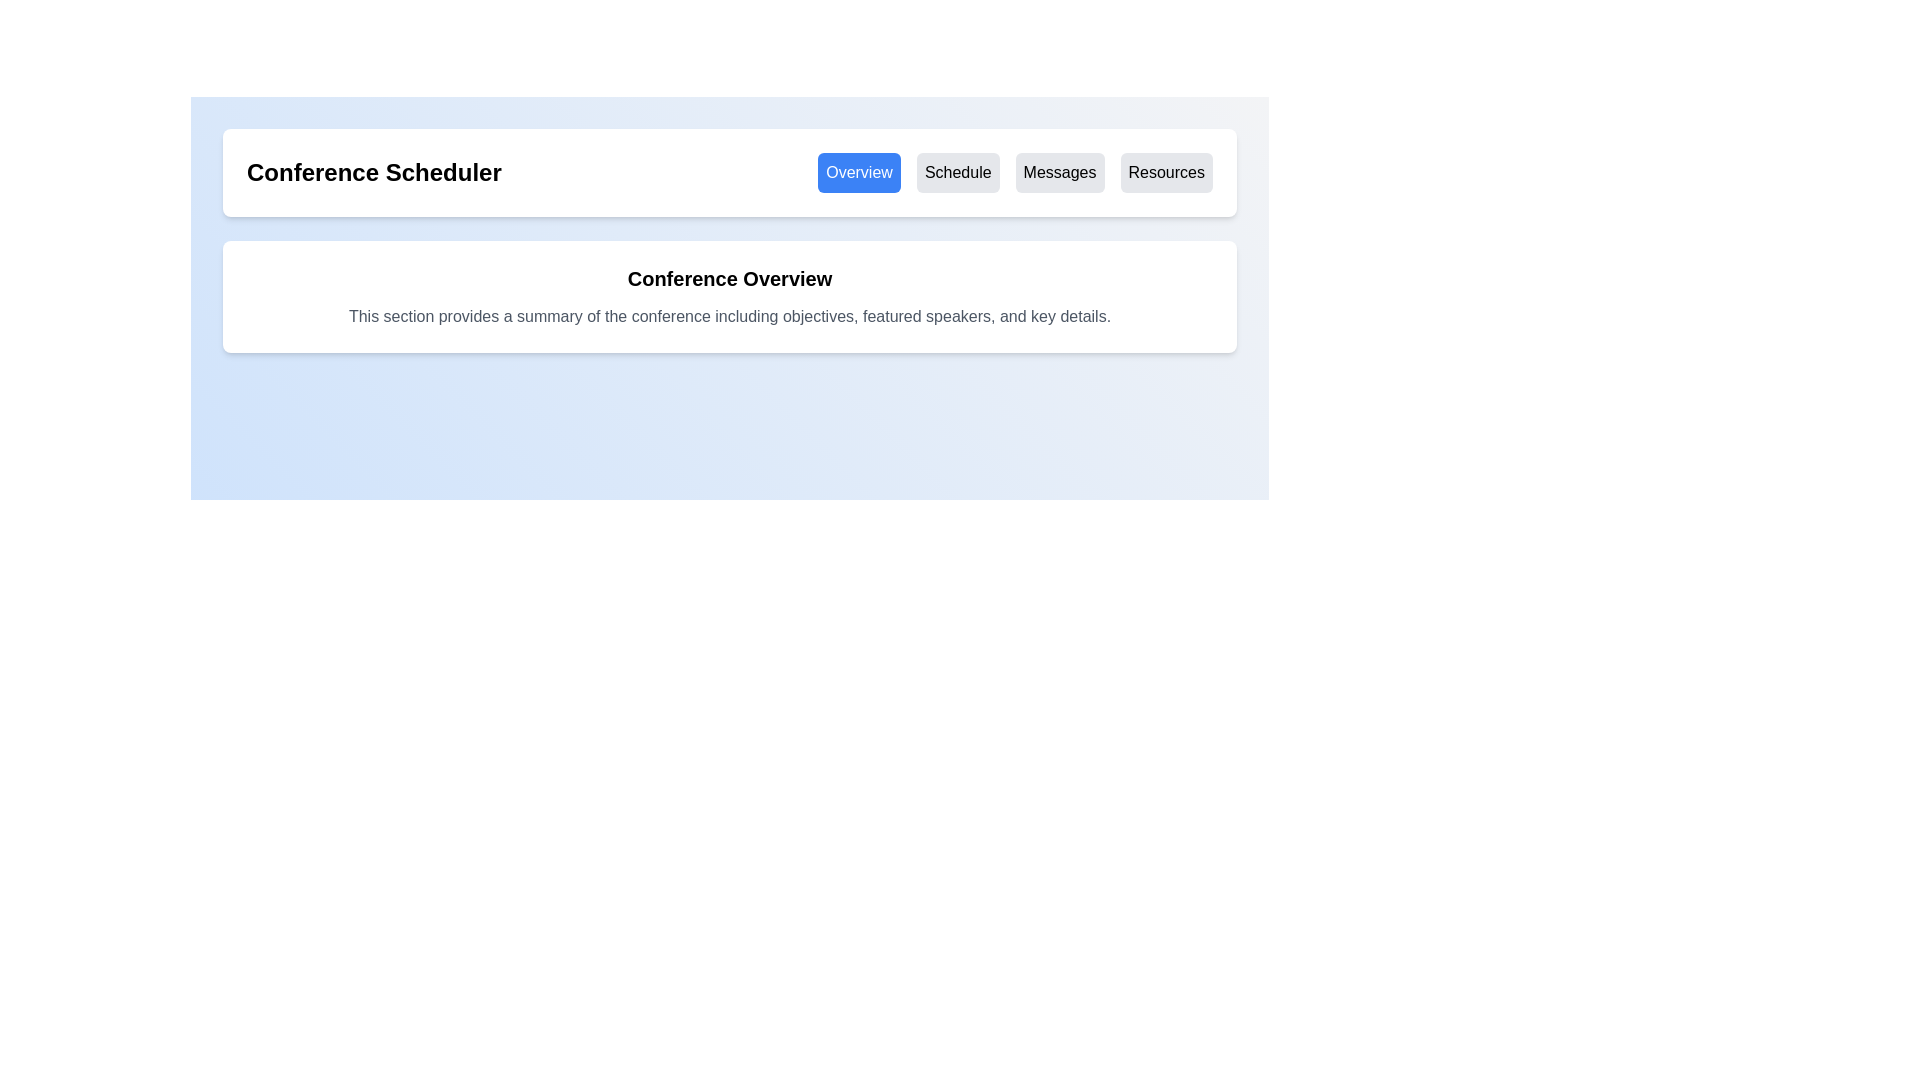 The image size is (1920, 1080). Describe the element at coordinates (1166, 172) in the screenshot. I see `the 'Resources' button located in the top-right section of the interface, below the header 'Conference Scheduler'` at that location.